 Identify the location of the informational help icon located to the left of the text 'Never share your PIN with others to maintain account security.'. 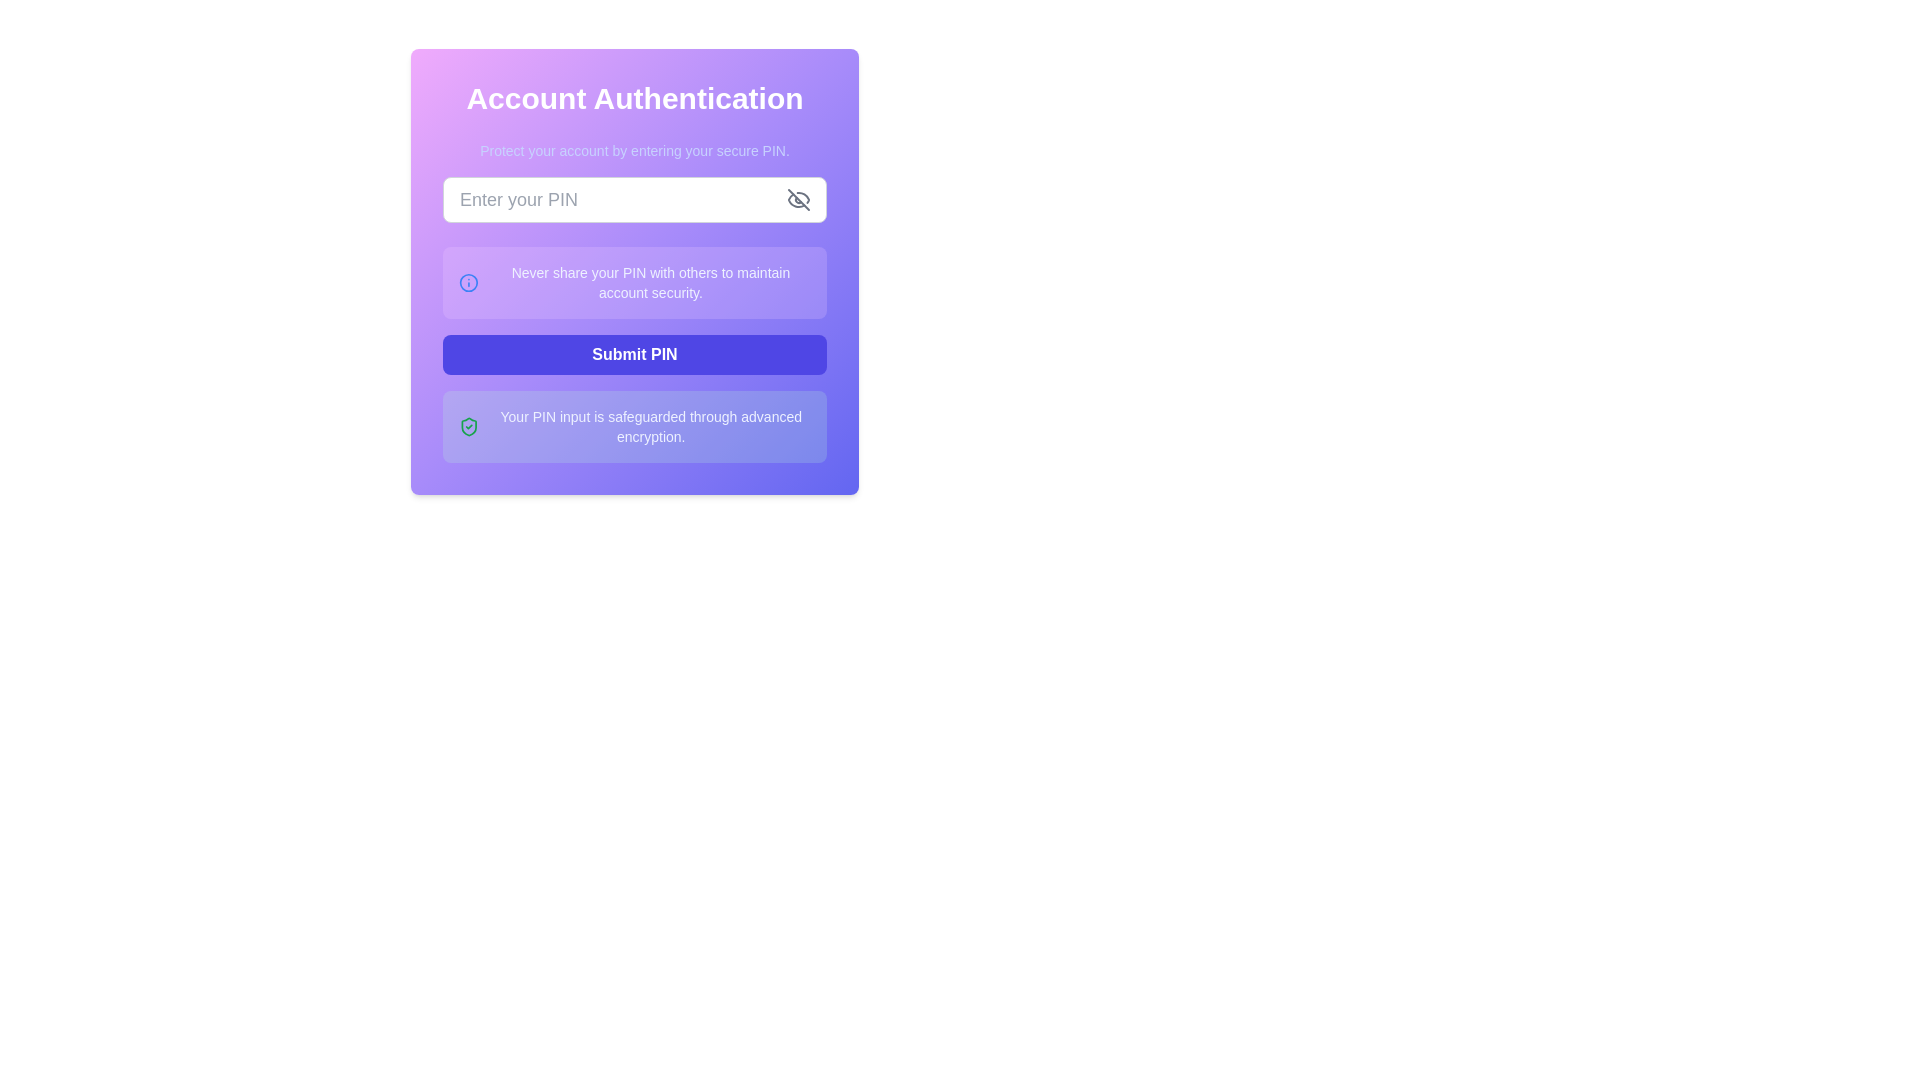
(467, 282).